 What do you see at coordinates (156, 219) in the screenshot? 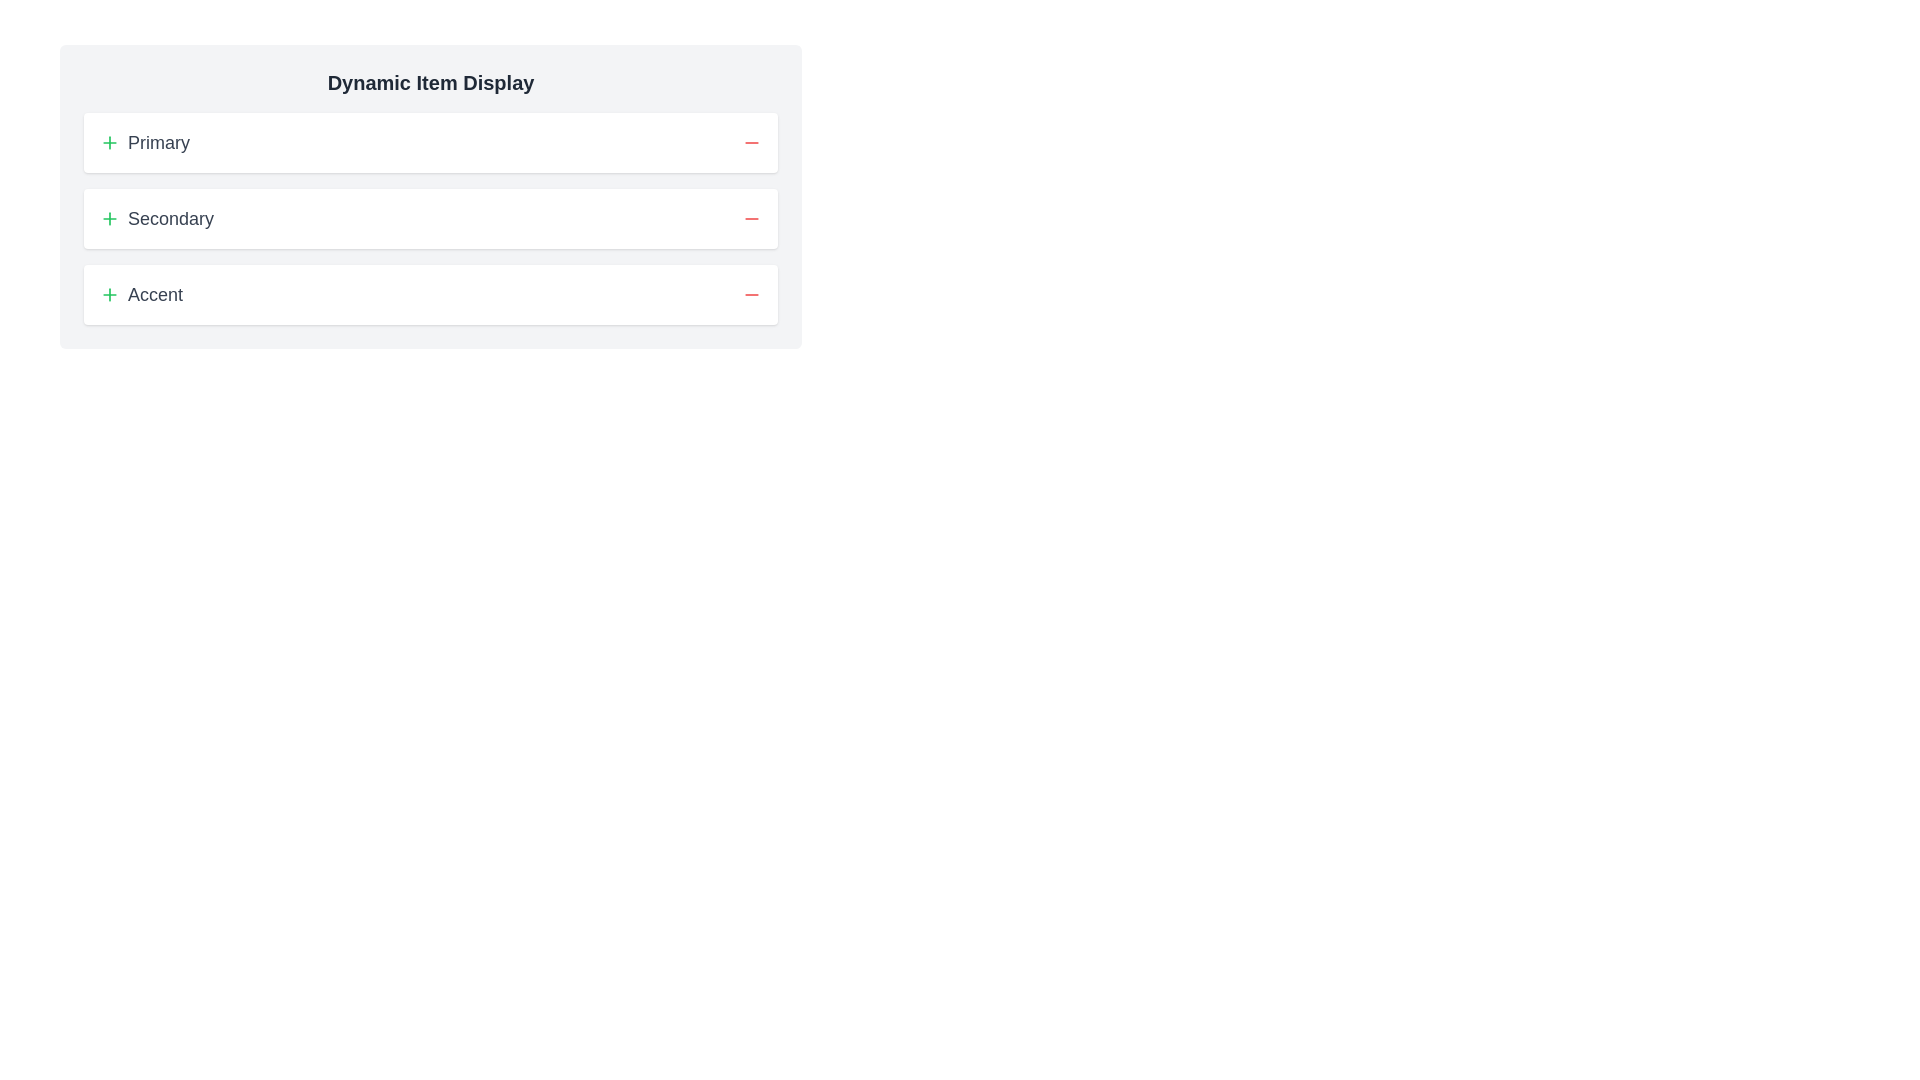
I see `the 'Secondary' label with a green plus icon, which is located below the 'Primary' item and above the 'Accent' item in a vertically stacked list` at bounding box center [156, 219].